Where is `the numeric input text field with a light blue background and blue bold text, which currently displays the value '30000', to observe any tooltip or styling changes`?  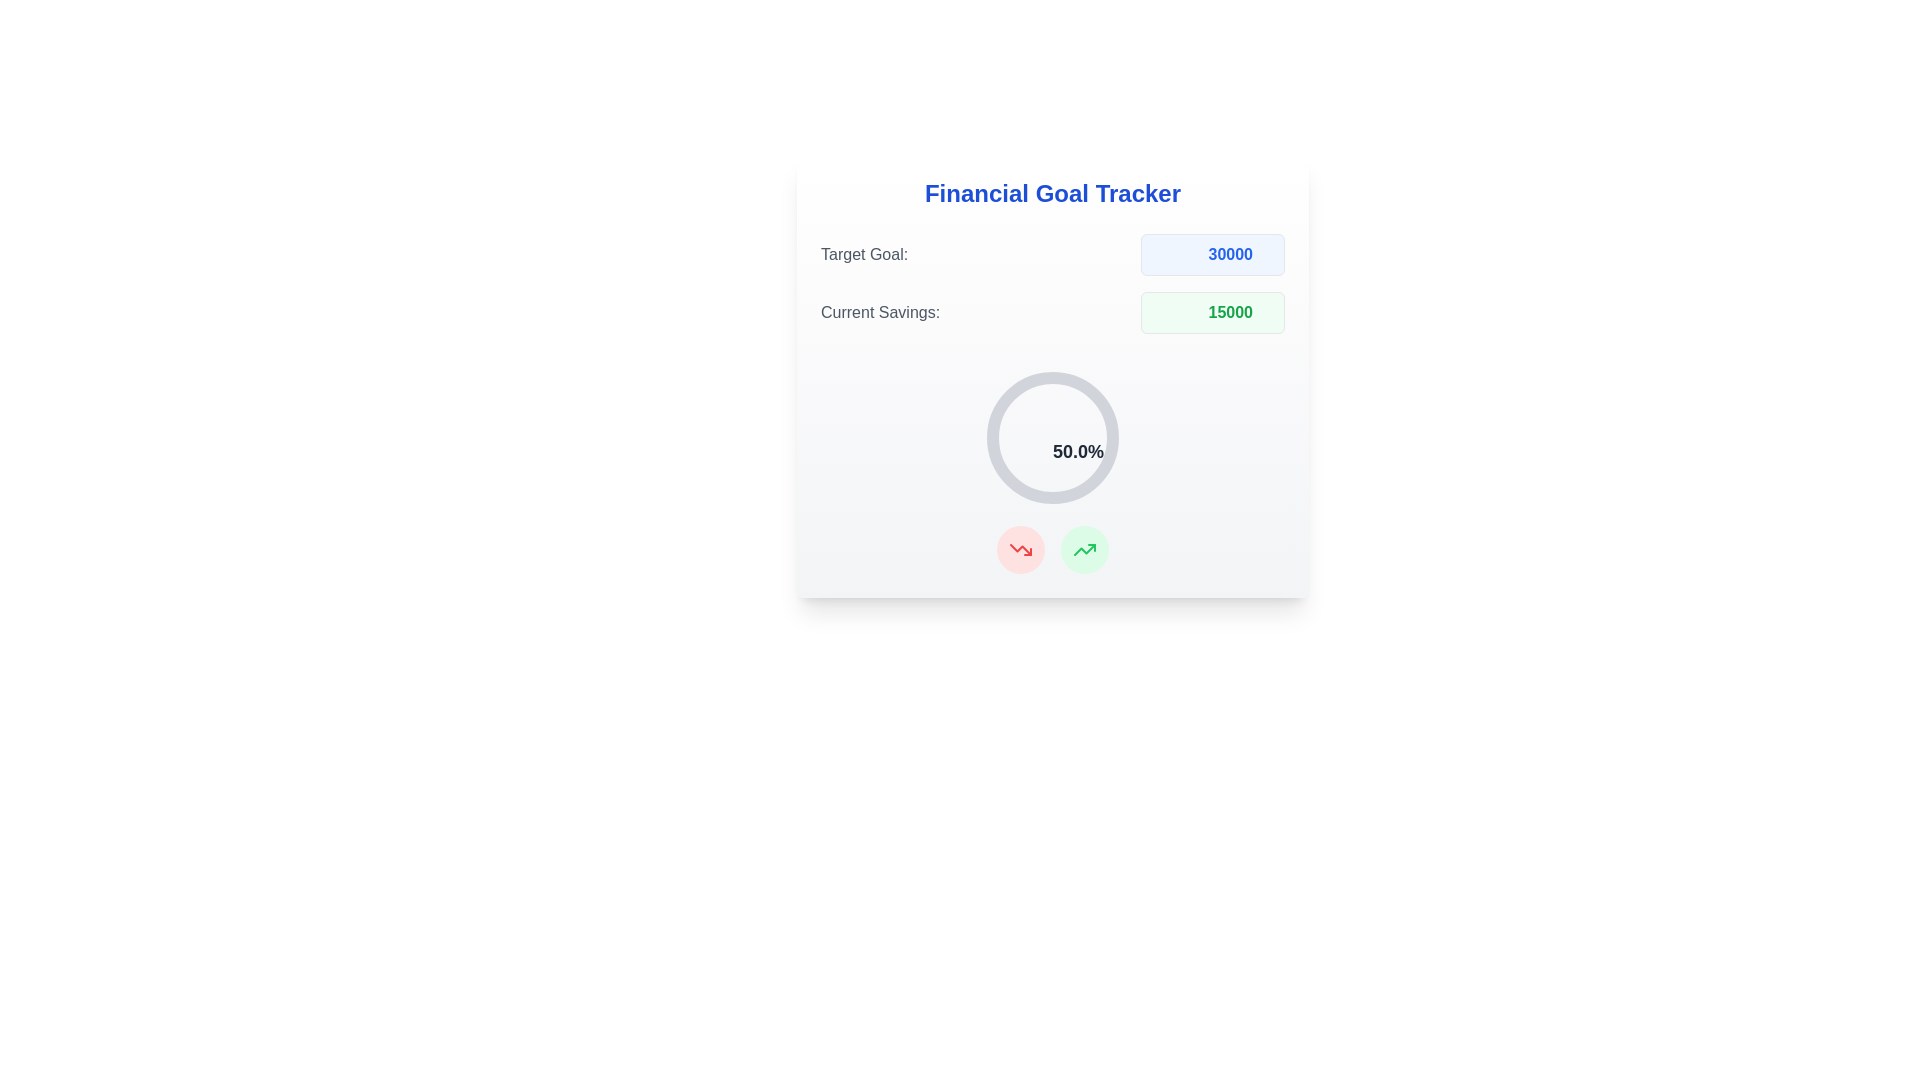
the numeric input text field with a light blue background and blue bold text, which currently displays the value '30000', to observe any tooltip or styling changes is located at coordinates (1212, 253).